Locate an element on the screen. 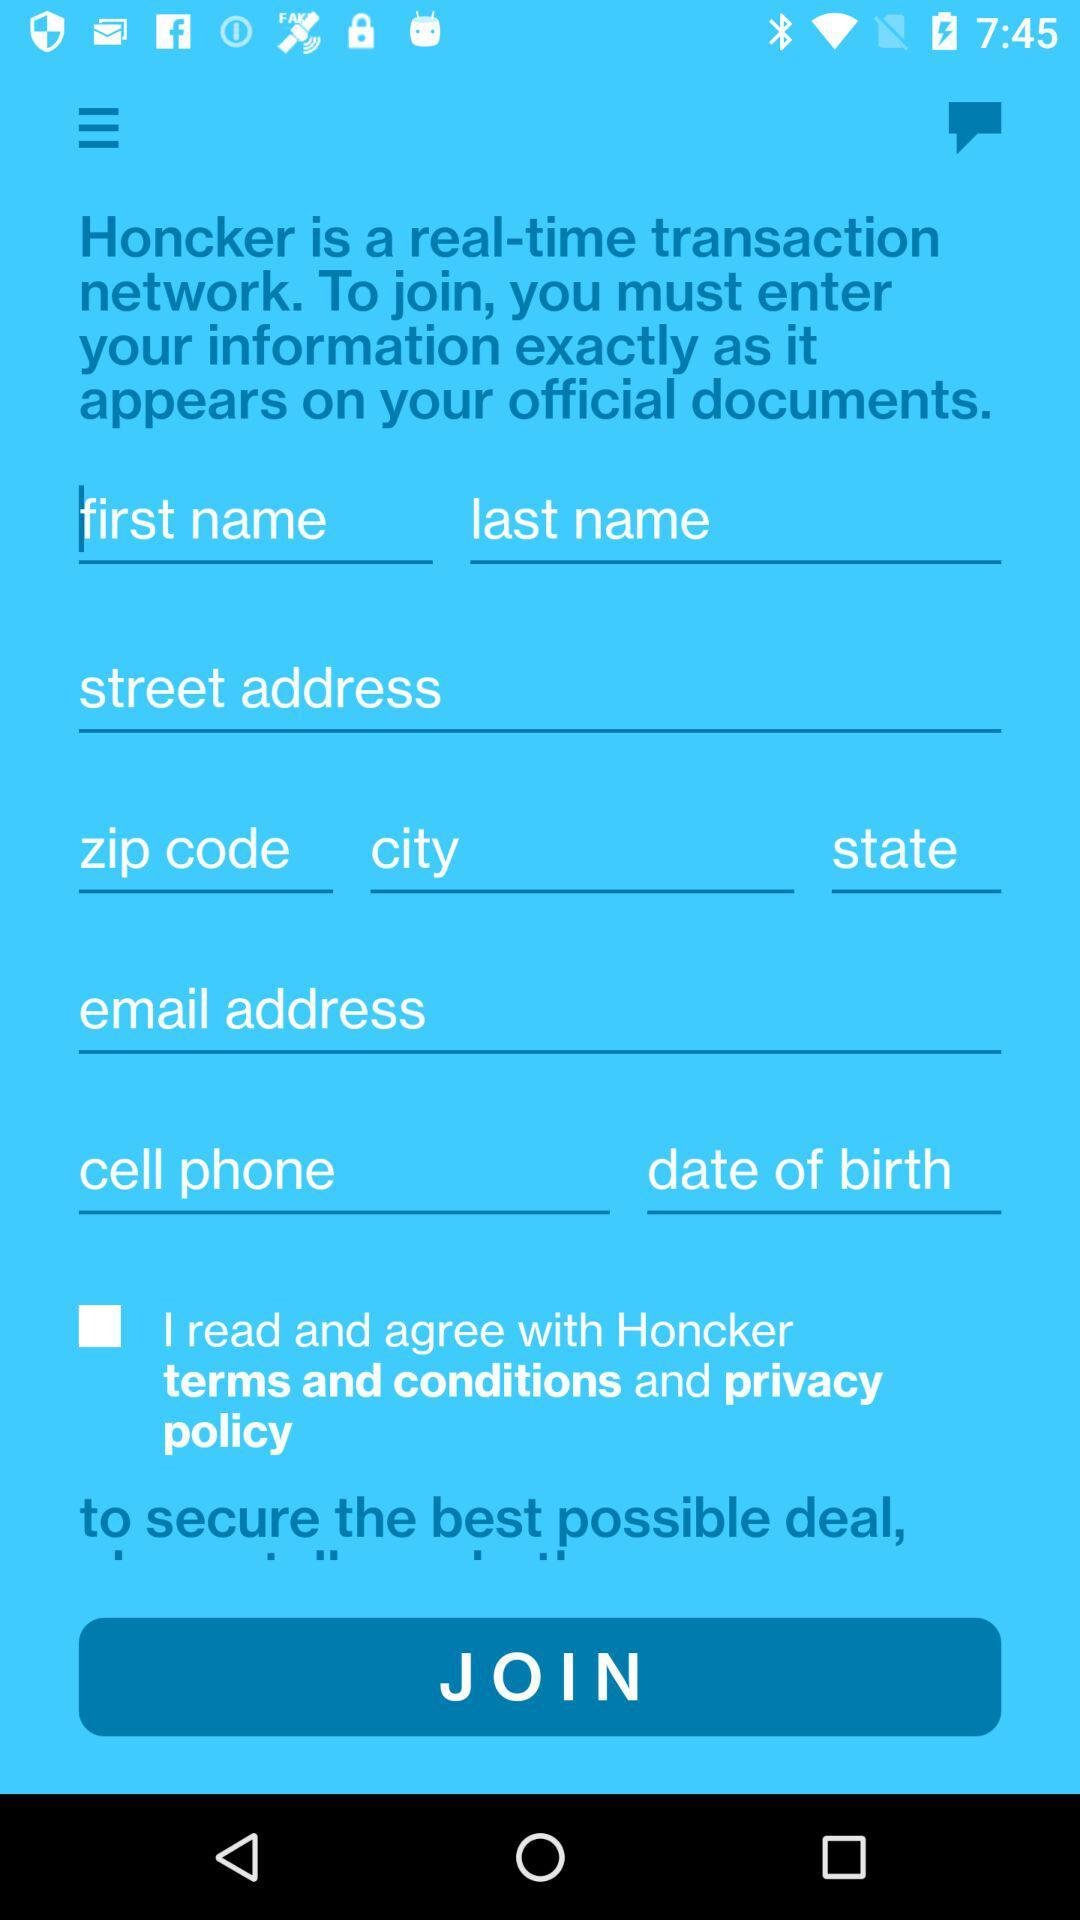 The image size is (1080, 1920). type last name is located at coordinates (735, 518).